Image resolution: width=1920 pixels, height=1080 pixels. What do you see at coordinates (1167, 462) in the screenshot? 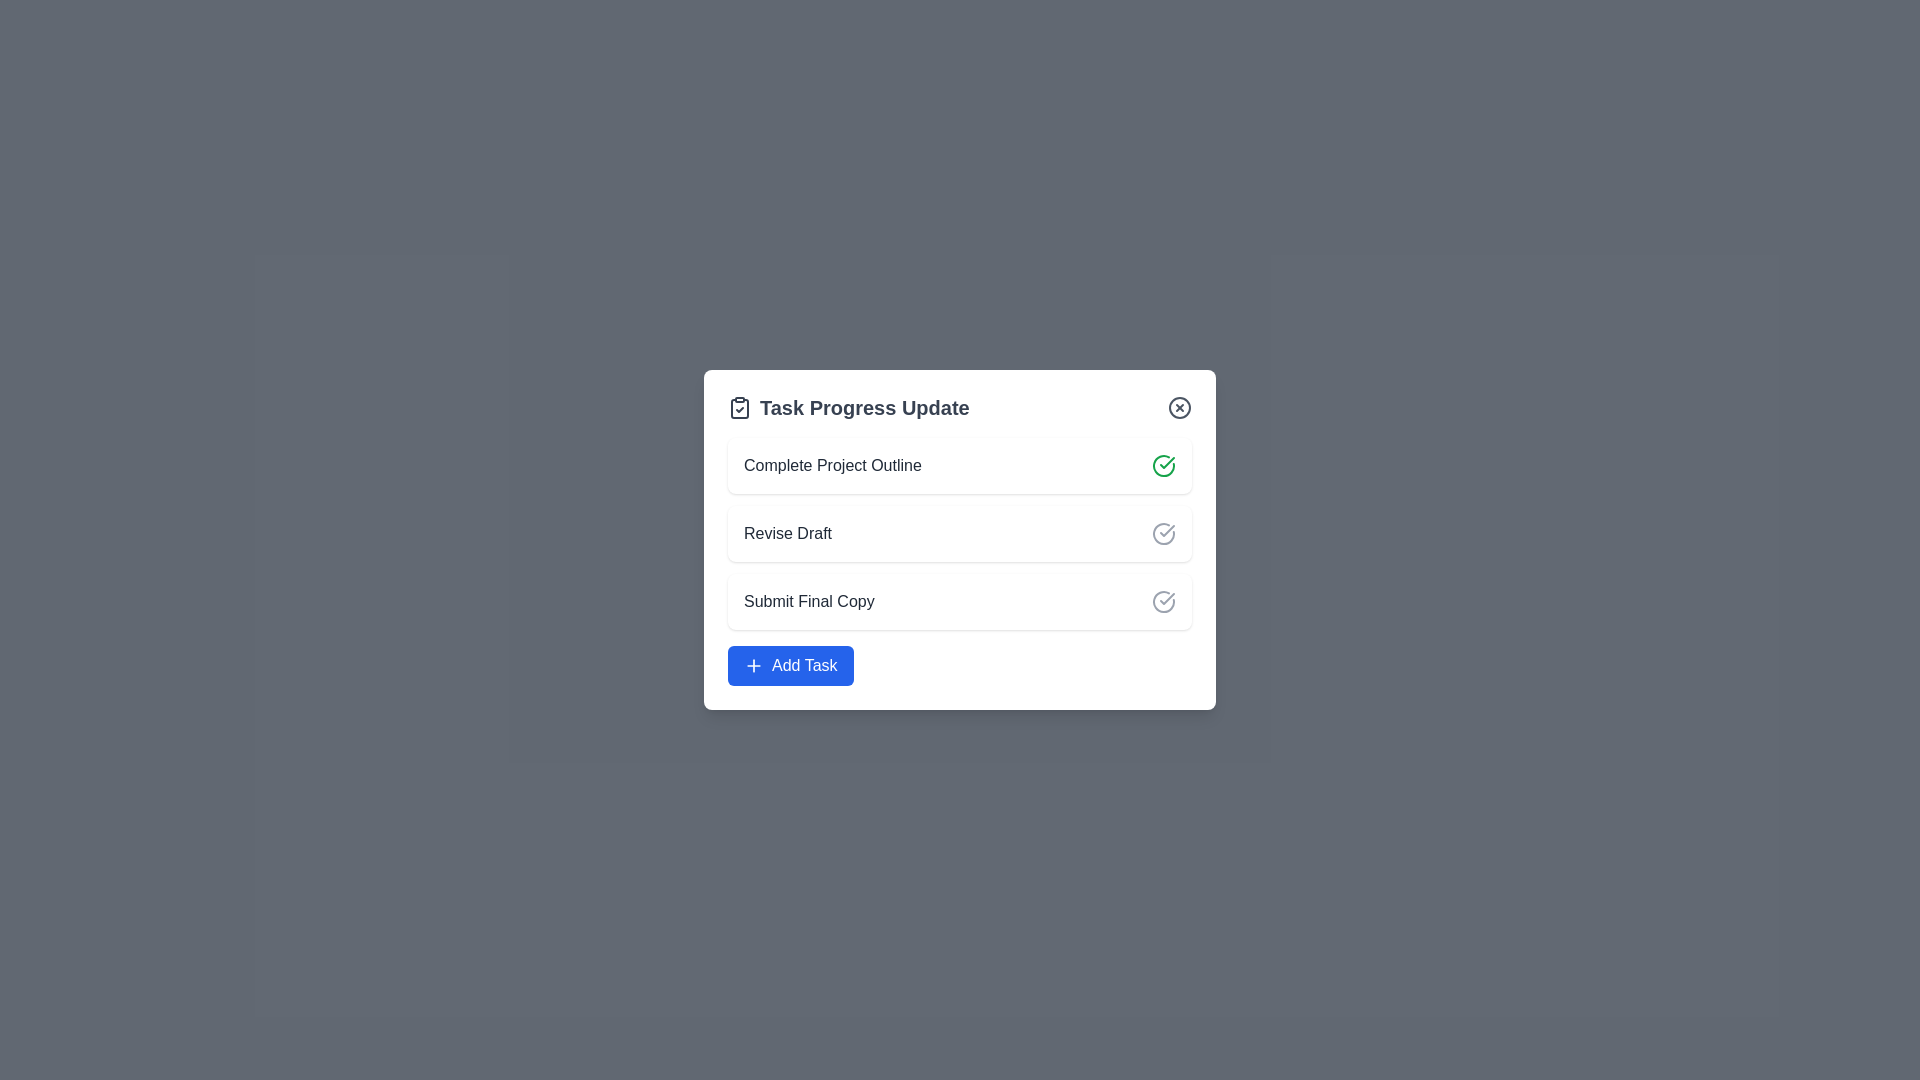
I see `the green checkmark icon within the Task Progress Update modal box, which indicates a completed task` at bounding box center [1167, 462].